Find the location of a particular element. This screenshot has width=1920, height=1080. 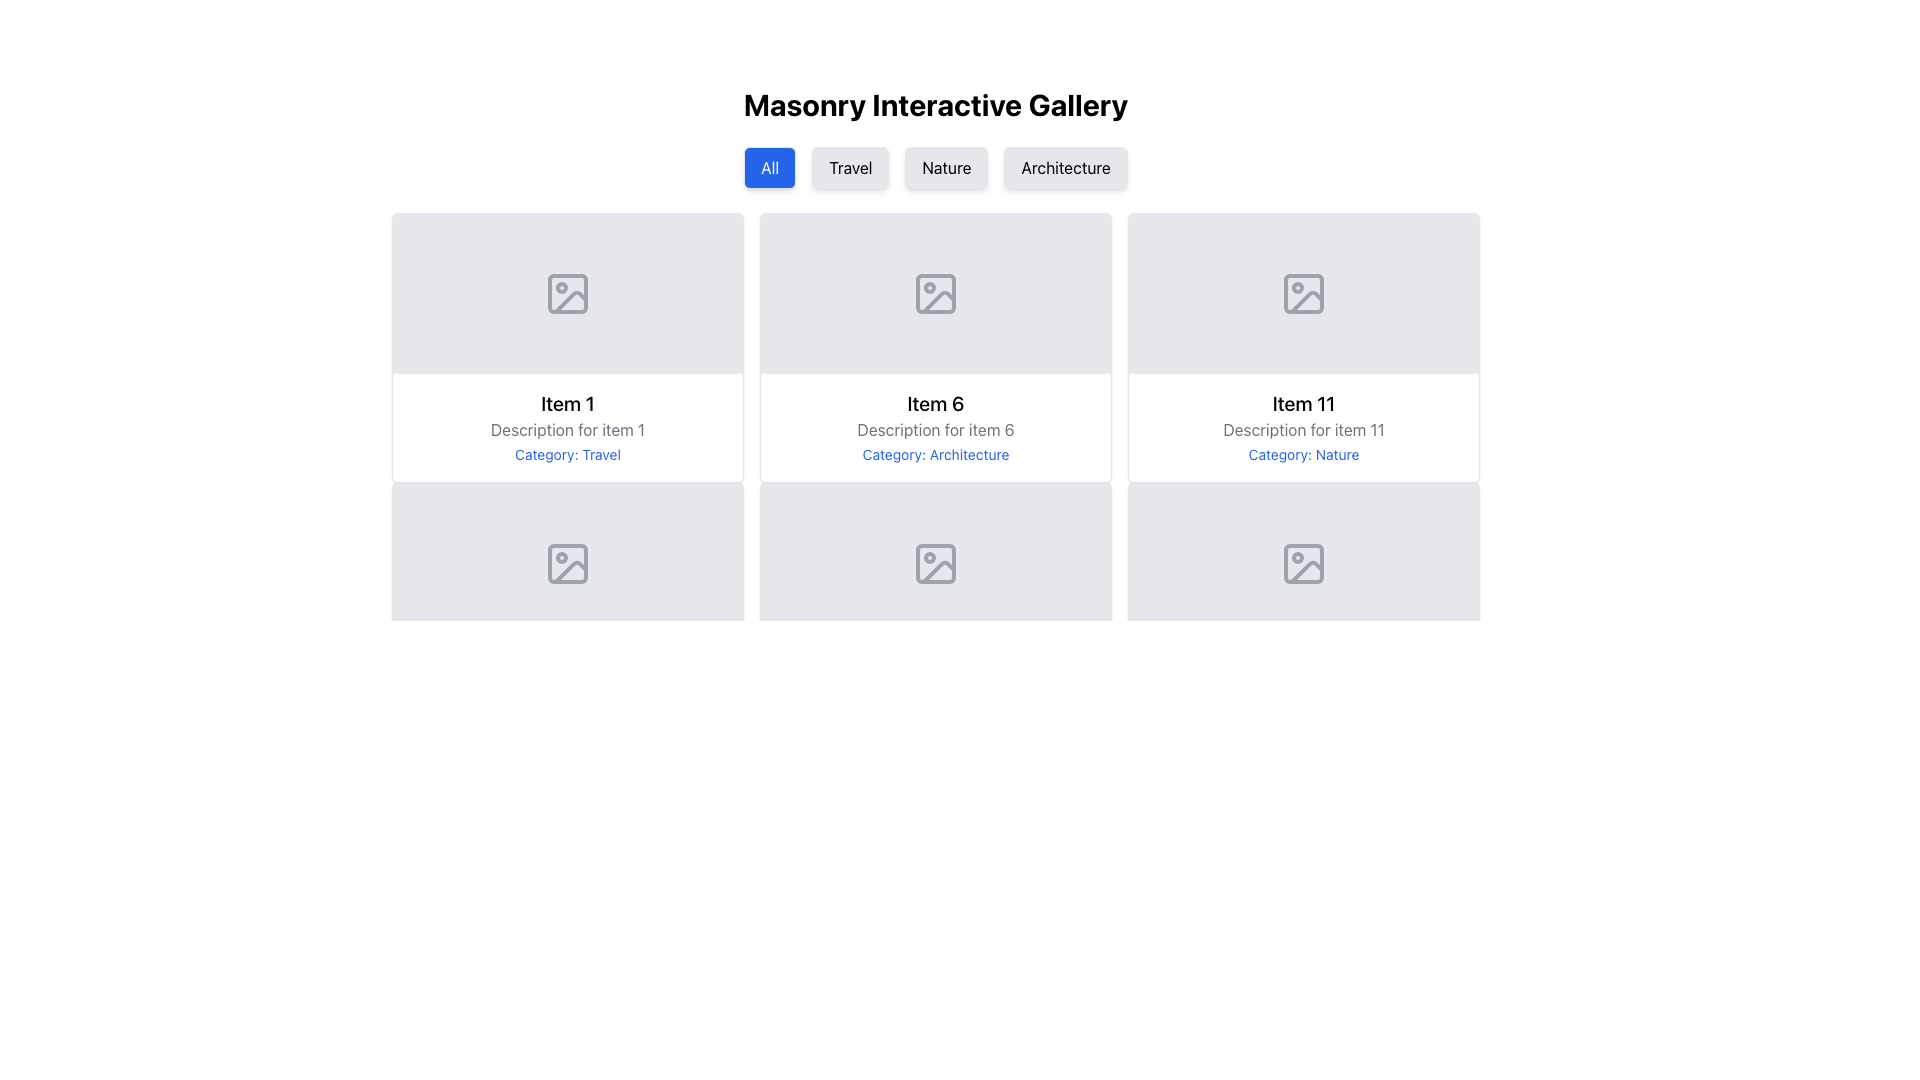

the graphical icon component, which is a light gray rectangular shape with rounded corners, located within an image icon on a gray card labeled 'Item 11' is located at coordinates (1304, 563).